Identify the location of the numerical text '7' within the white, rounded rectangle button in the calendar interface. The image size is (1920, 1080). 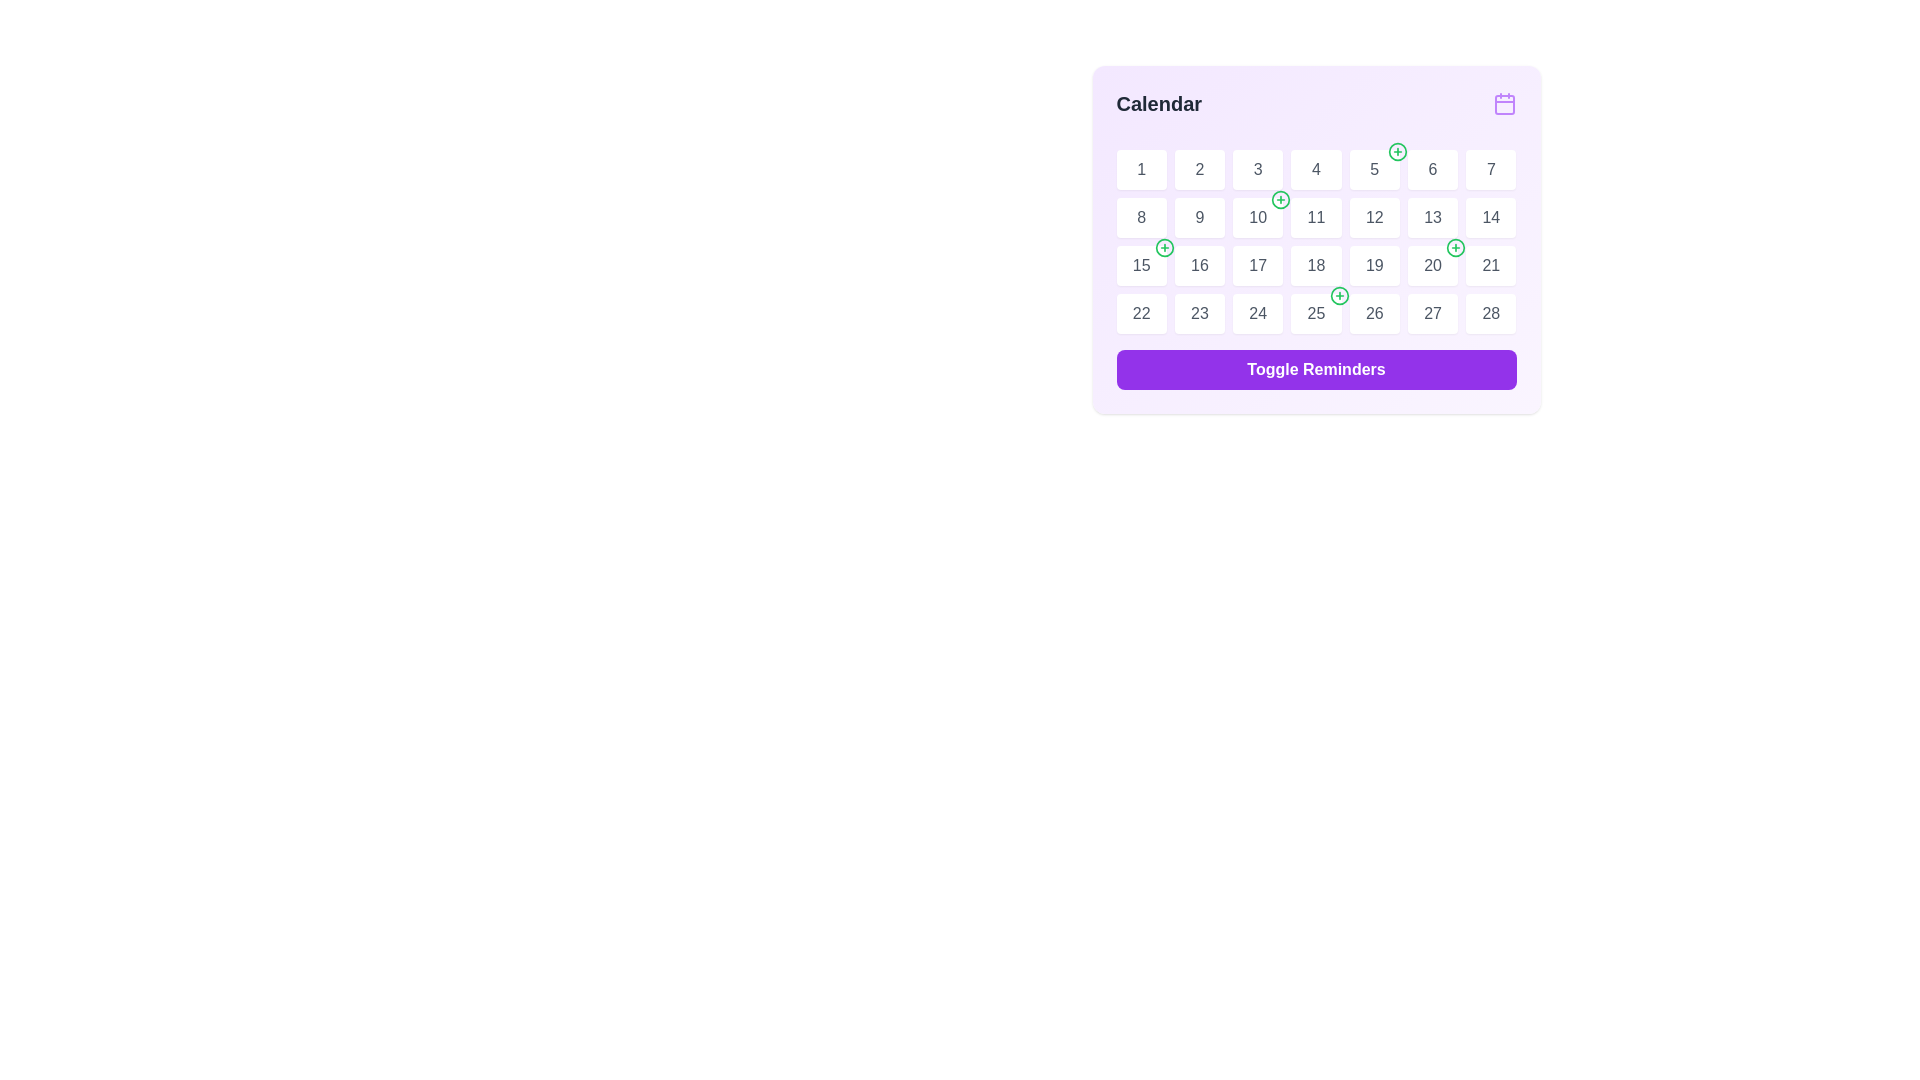
(1491, 168).